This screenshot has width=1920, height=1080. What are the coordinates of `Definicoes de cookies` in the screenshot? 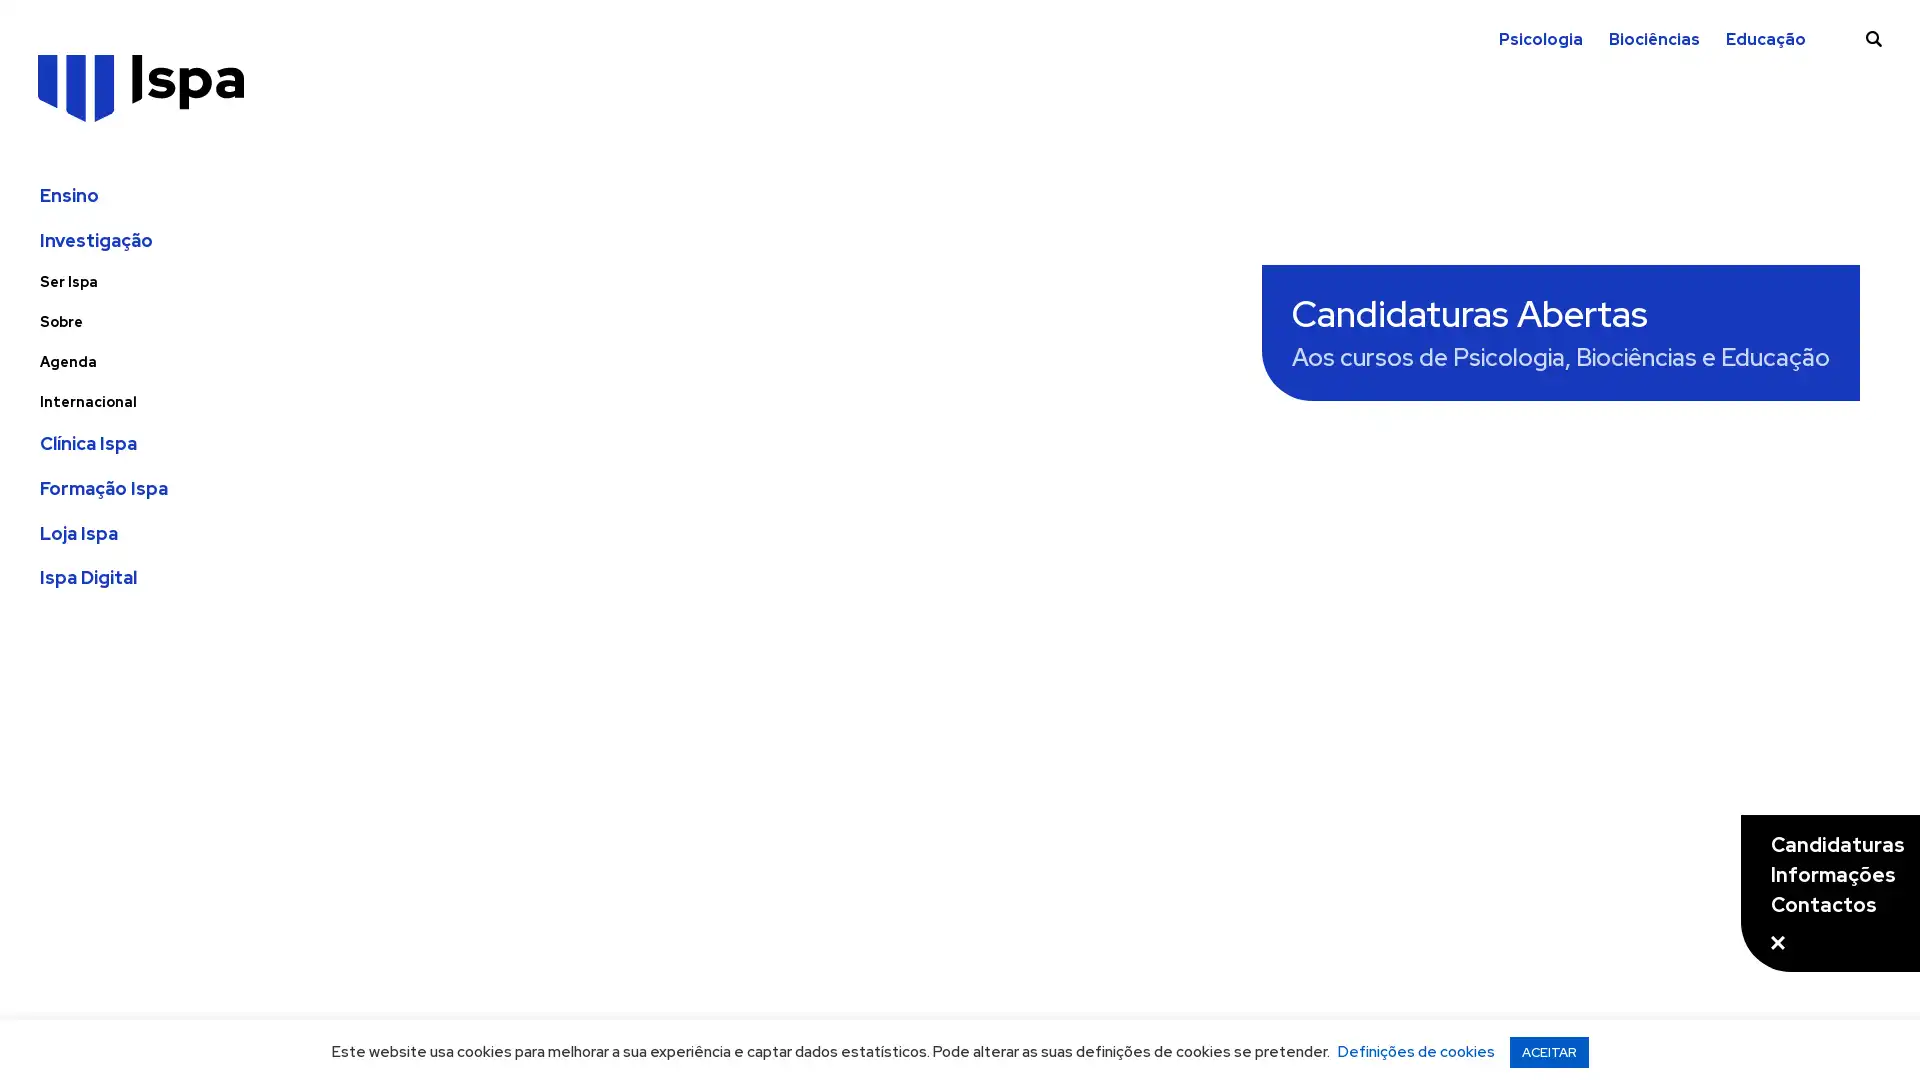 It's located at (1414, 1051).